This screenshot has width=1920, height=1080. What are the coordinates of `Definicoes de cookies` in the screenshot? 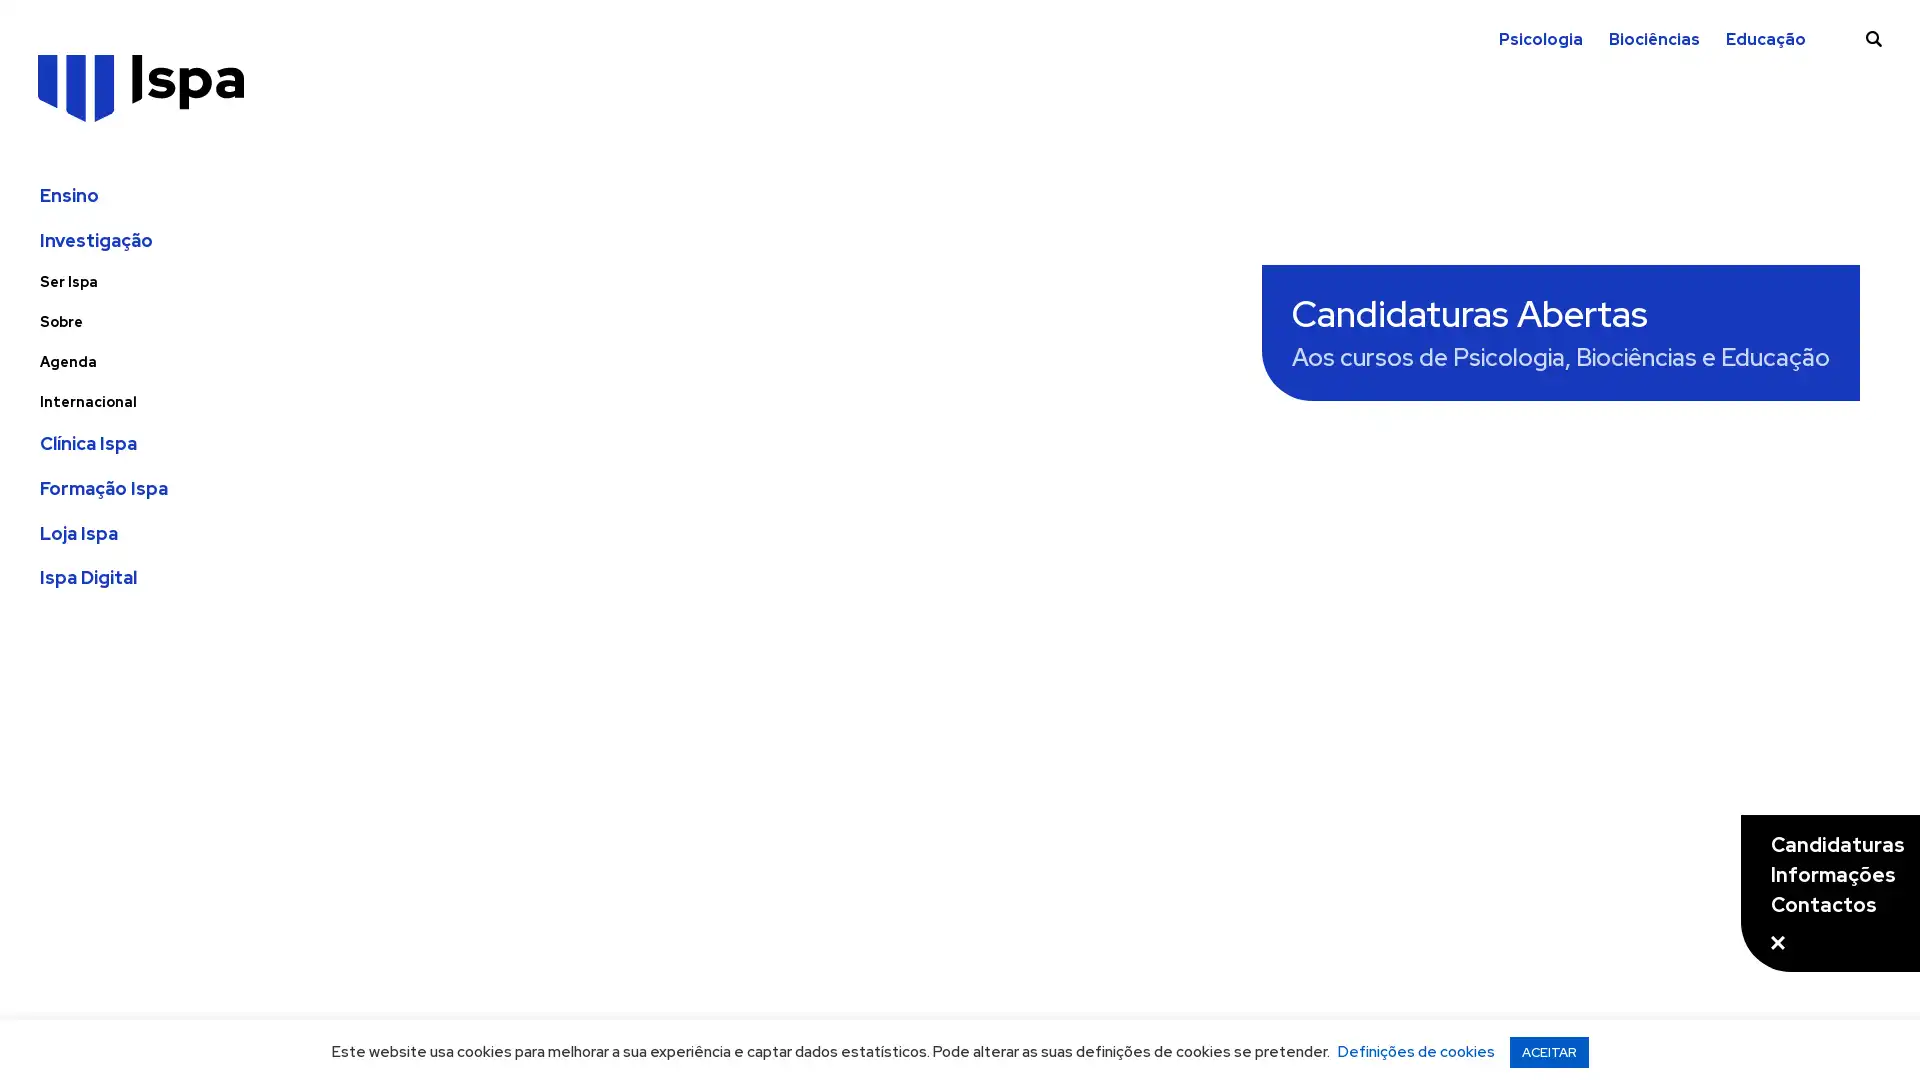 It's located at (1414, 1051).